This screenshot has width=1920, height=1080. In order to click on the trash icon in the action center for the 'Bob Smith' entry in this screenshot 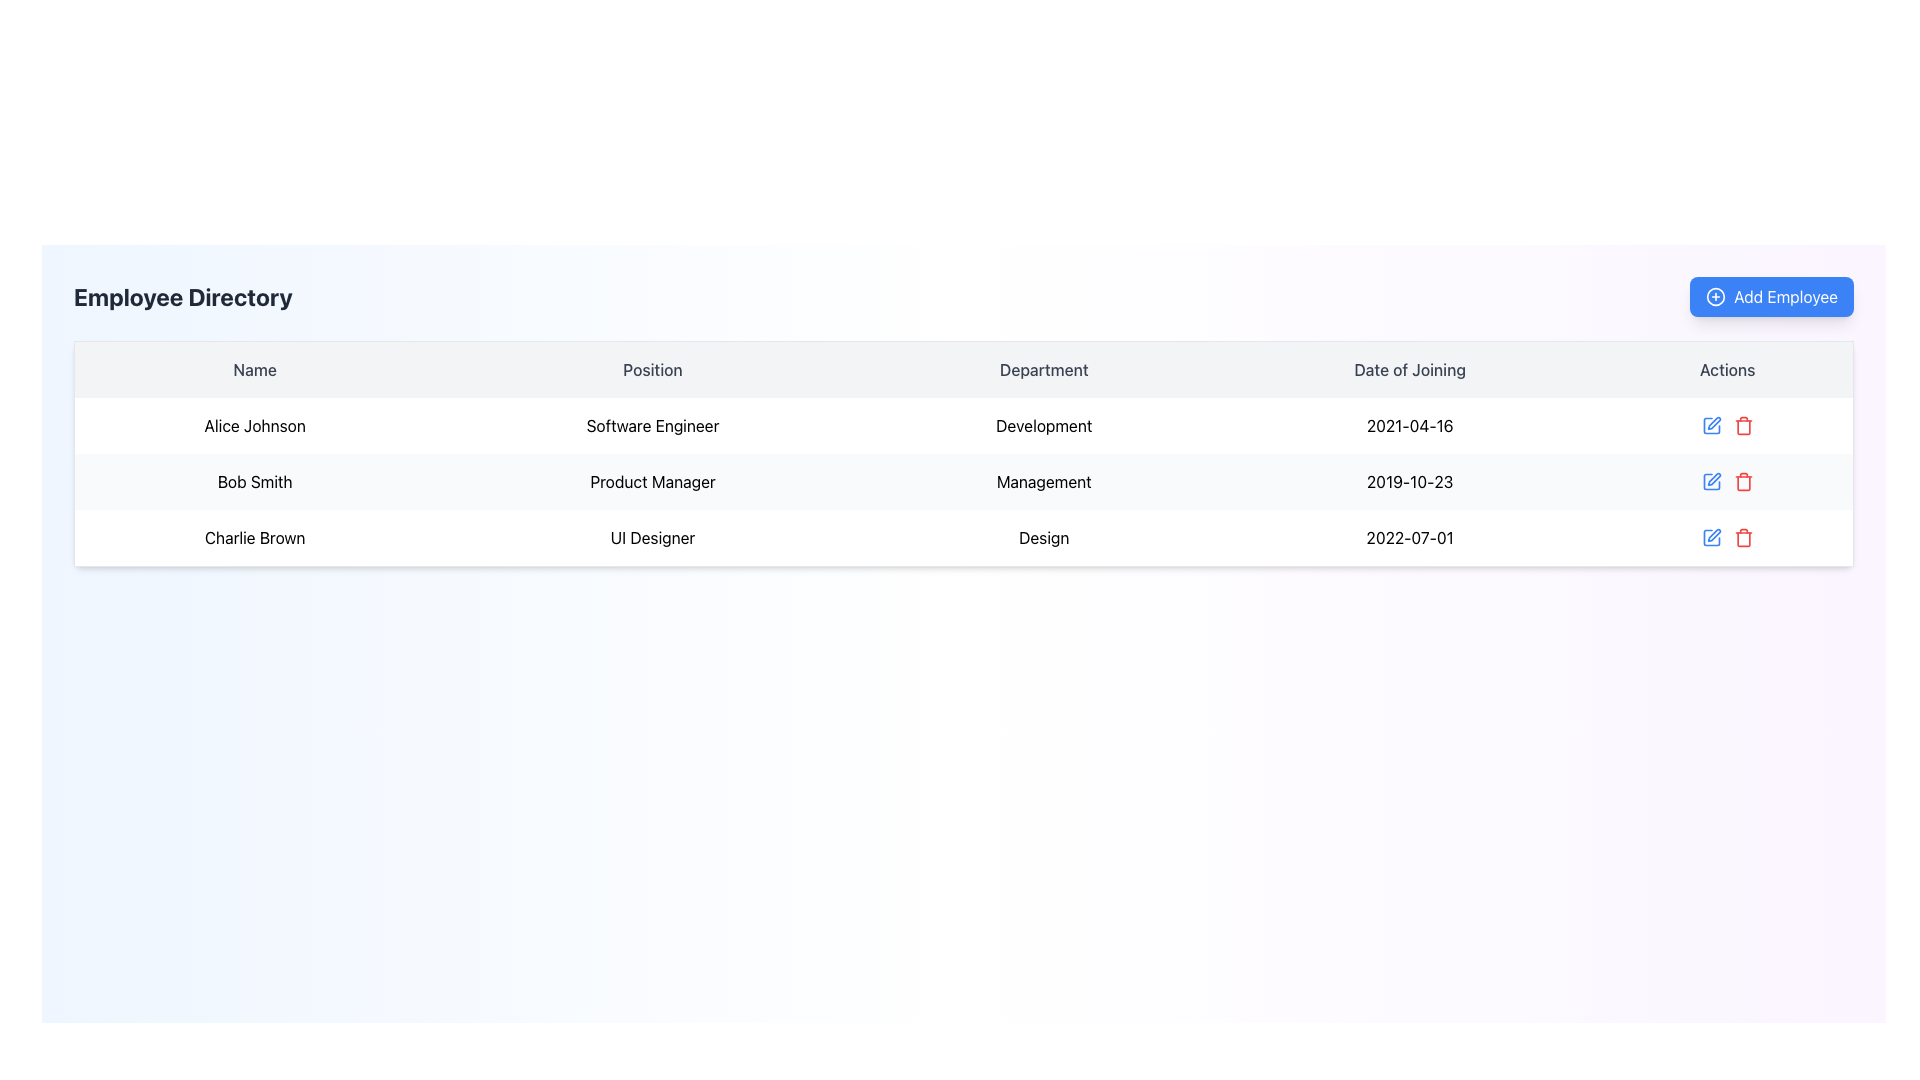, I will do `click(1726, 482)`.